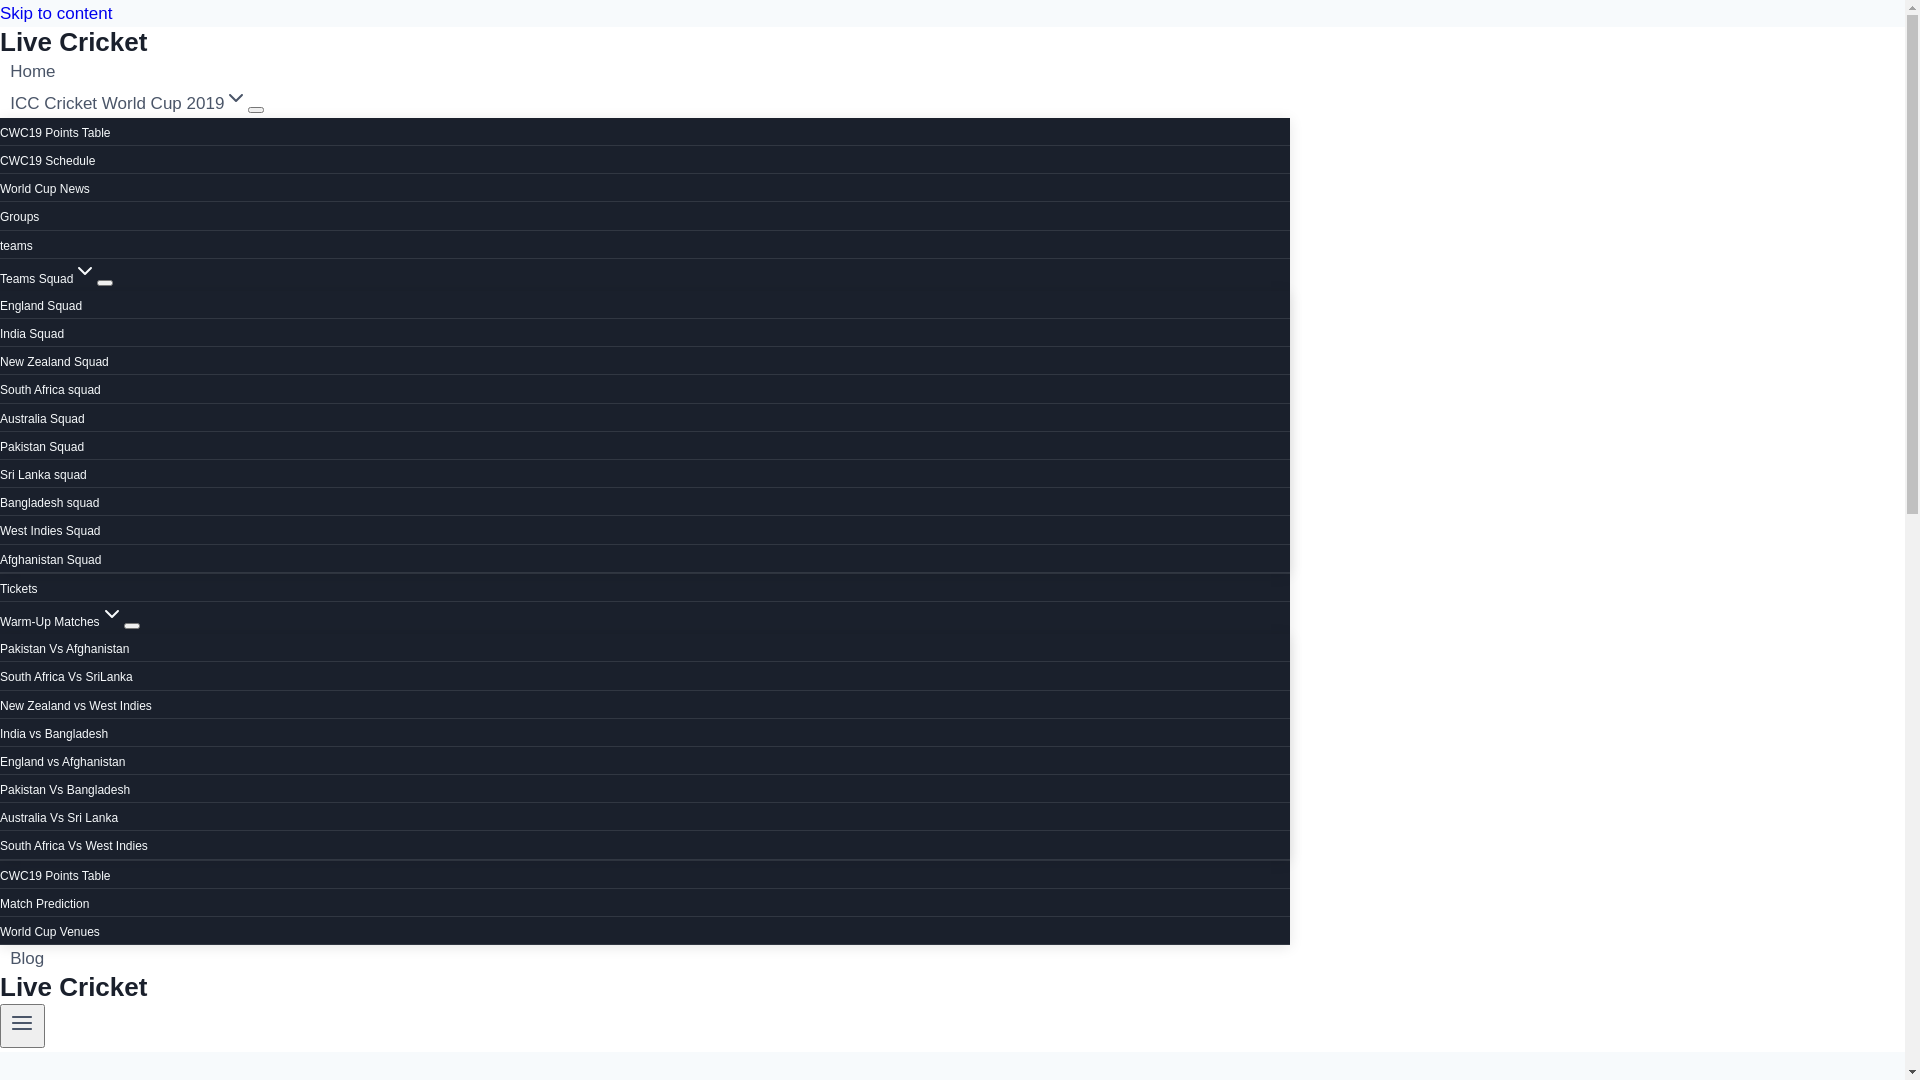  What do you see at coordinates (58, 817) in the screenshot?
I see `'Australia Vs Sri Lanka'` at bounding box center [58, 817].